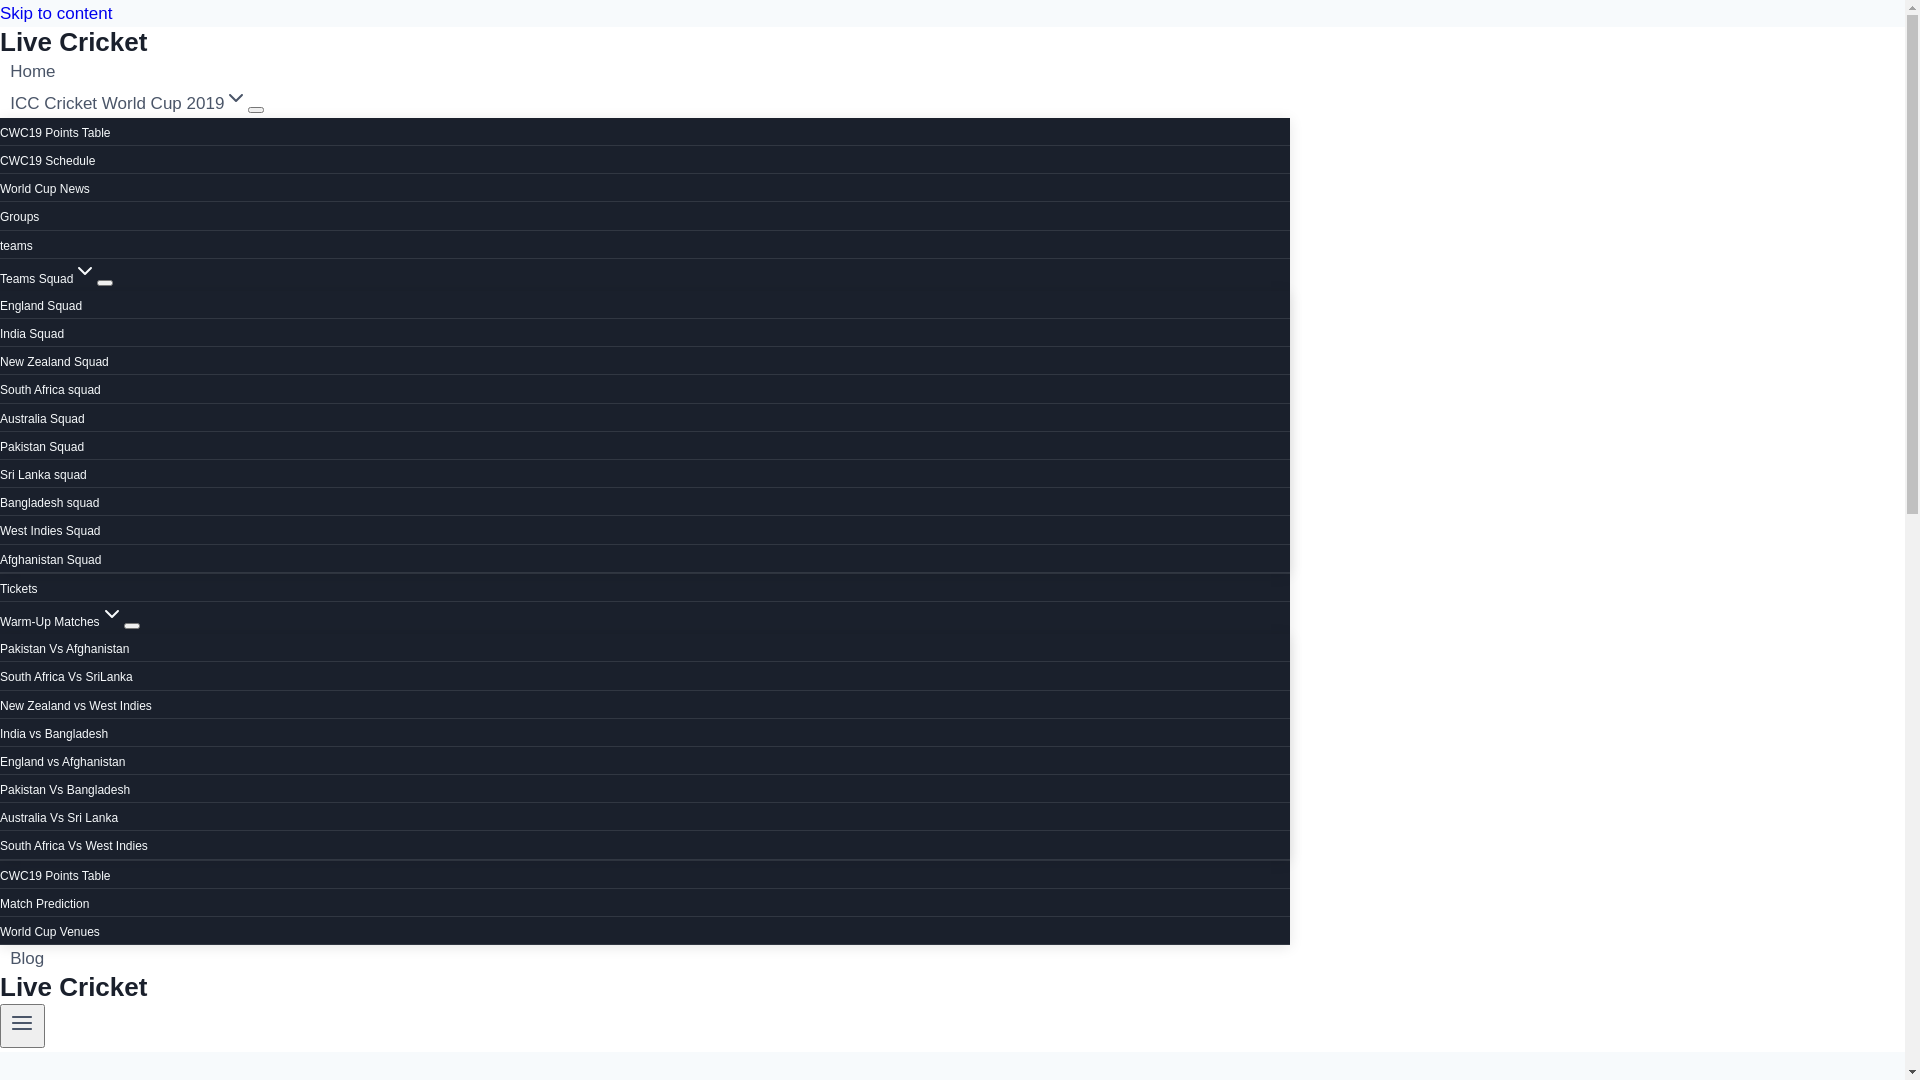  What do you see at coordinates (58, 817) in the screenshot?
I see `'Australia Vs Sri Lanka'` at bounding box center [58, 817].